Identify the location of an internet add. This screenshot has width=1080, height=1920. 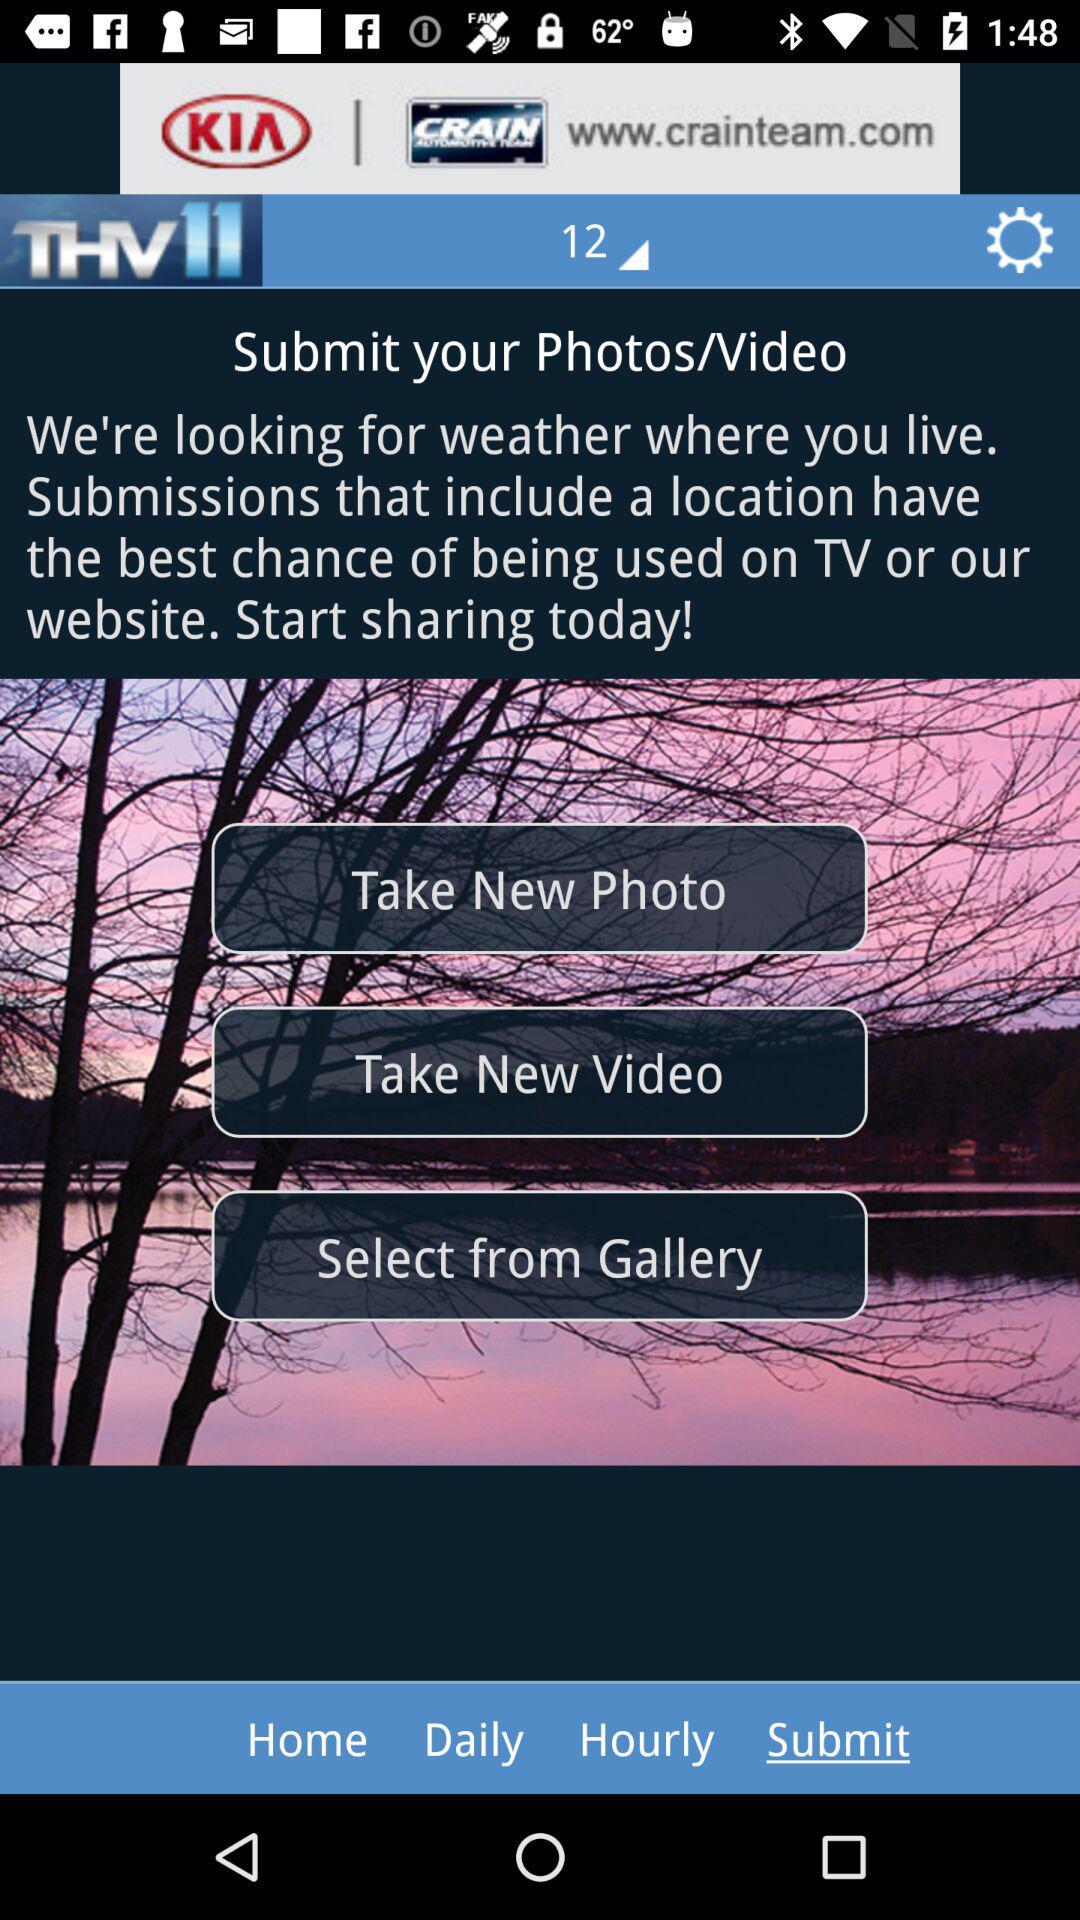
(540, 127).